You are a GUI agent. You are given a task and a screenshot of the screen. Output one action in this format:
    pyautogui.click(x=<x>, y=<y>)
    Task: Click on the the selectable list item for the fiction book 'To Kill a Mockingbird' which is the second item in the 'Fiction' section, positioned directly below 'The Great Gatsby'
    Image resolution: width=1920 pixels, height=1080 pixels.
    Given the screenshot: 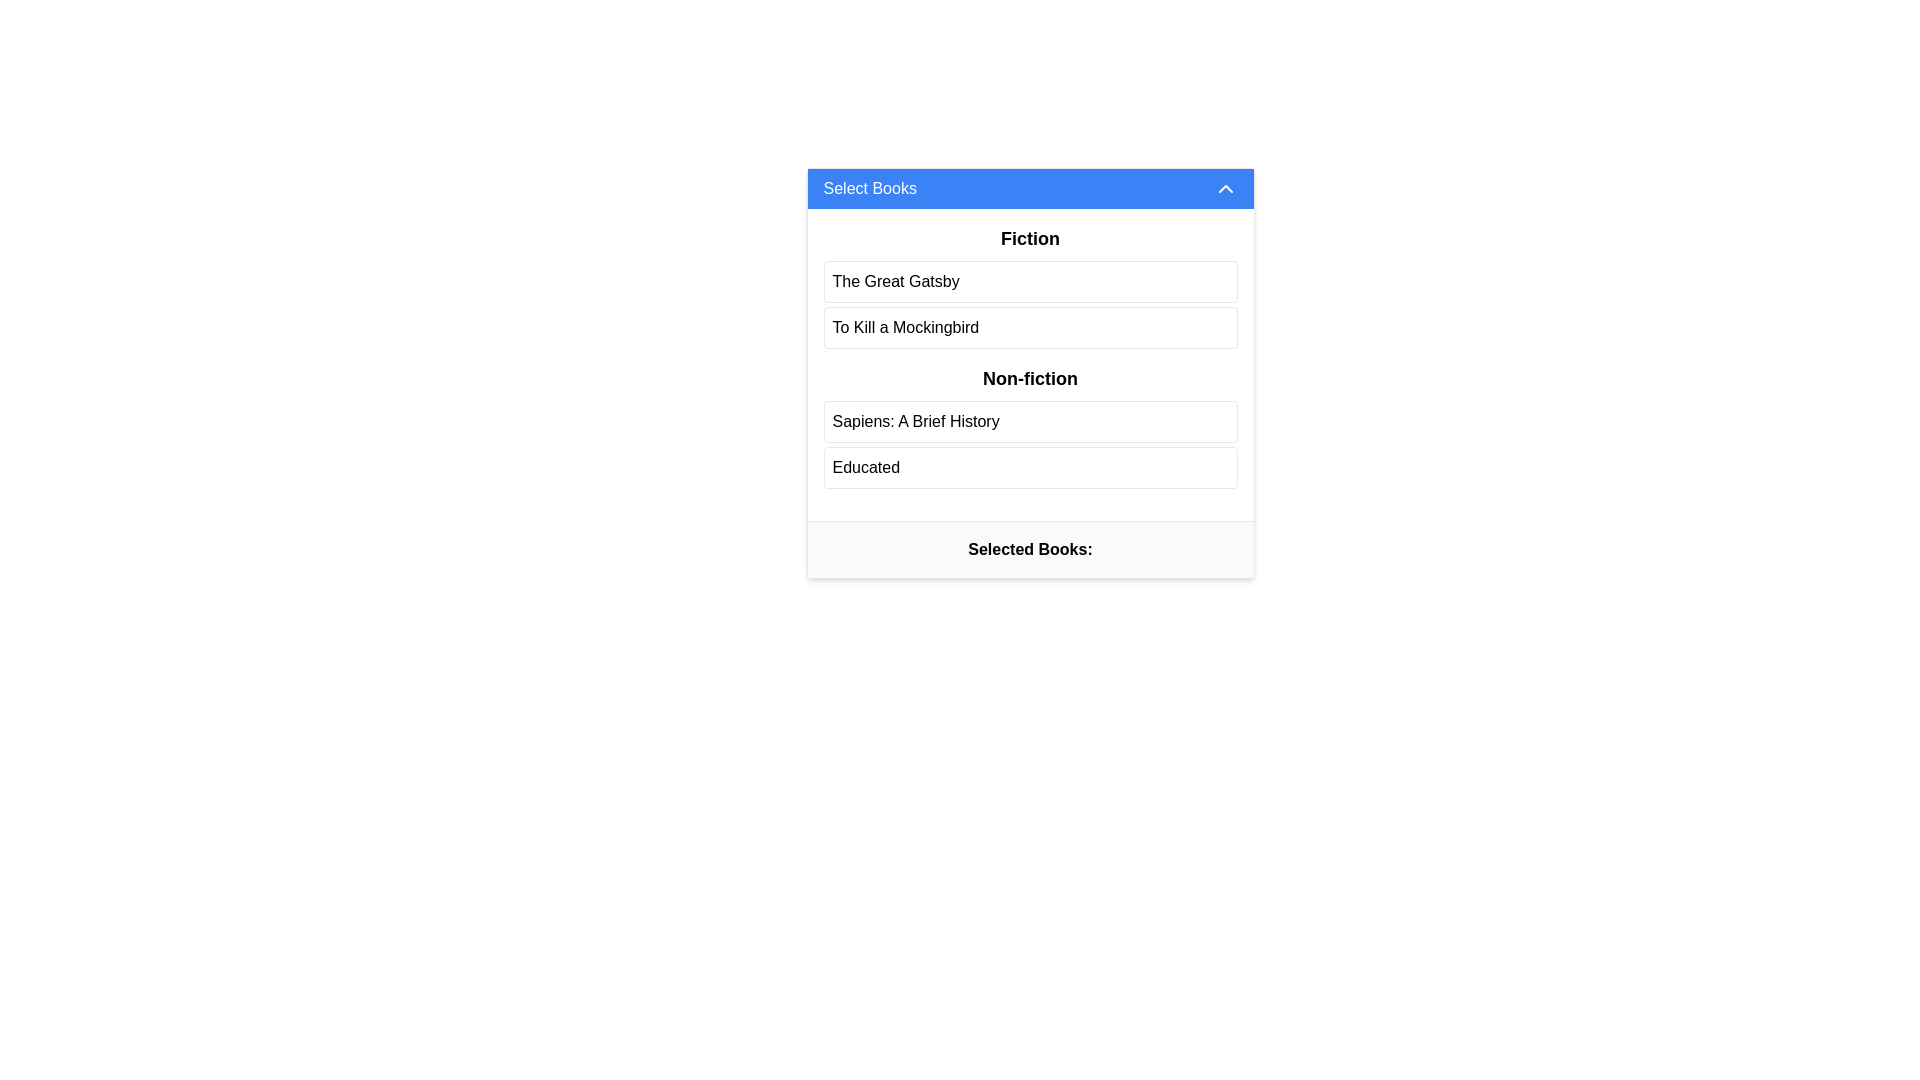 What is the action you would take?
    pyautogui.click(x=1030, y=326)
    